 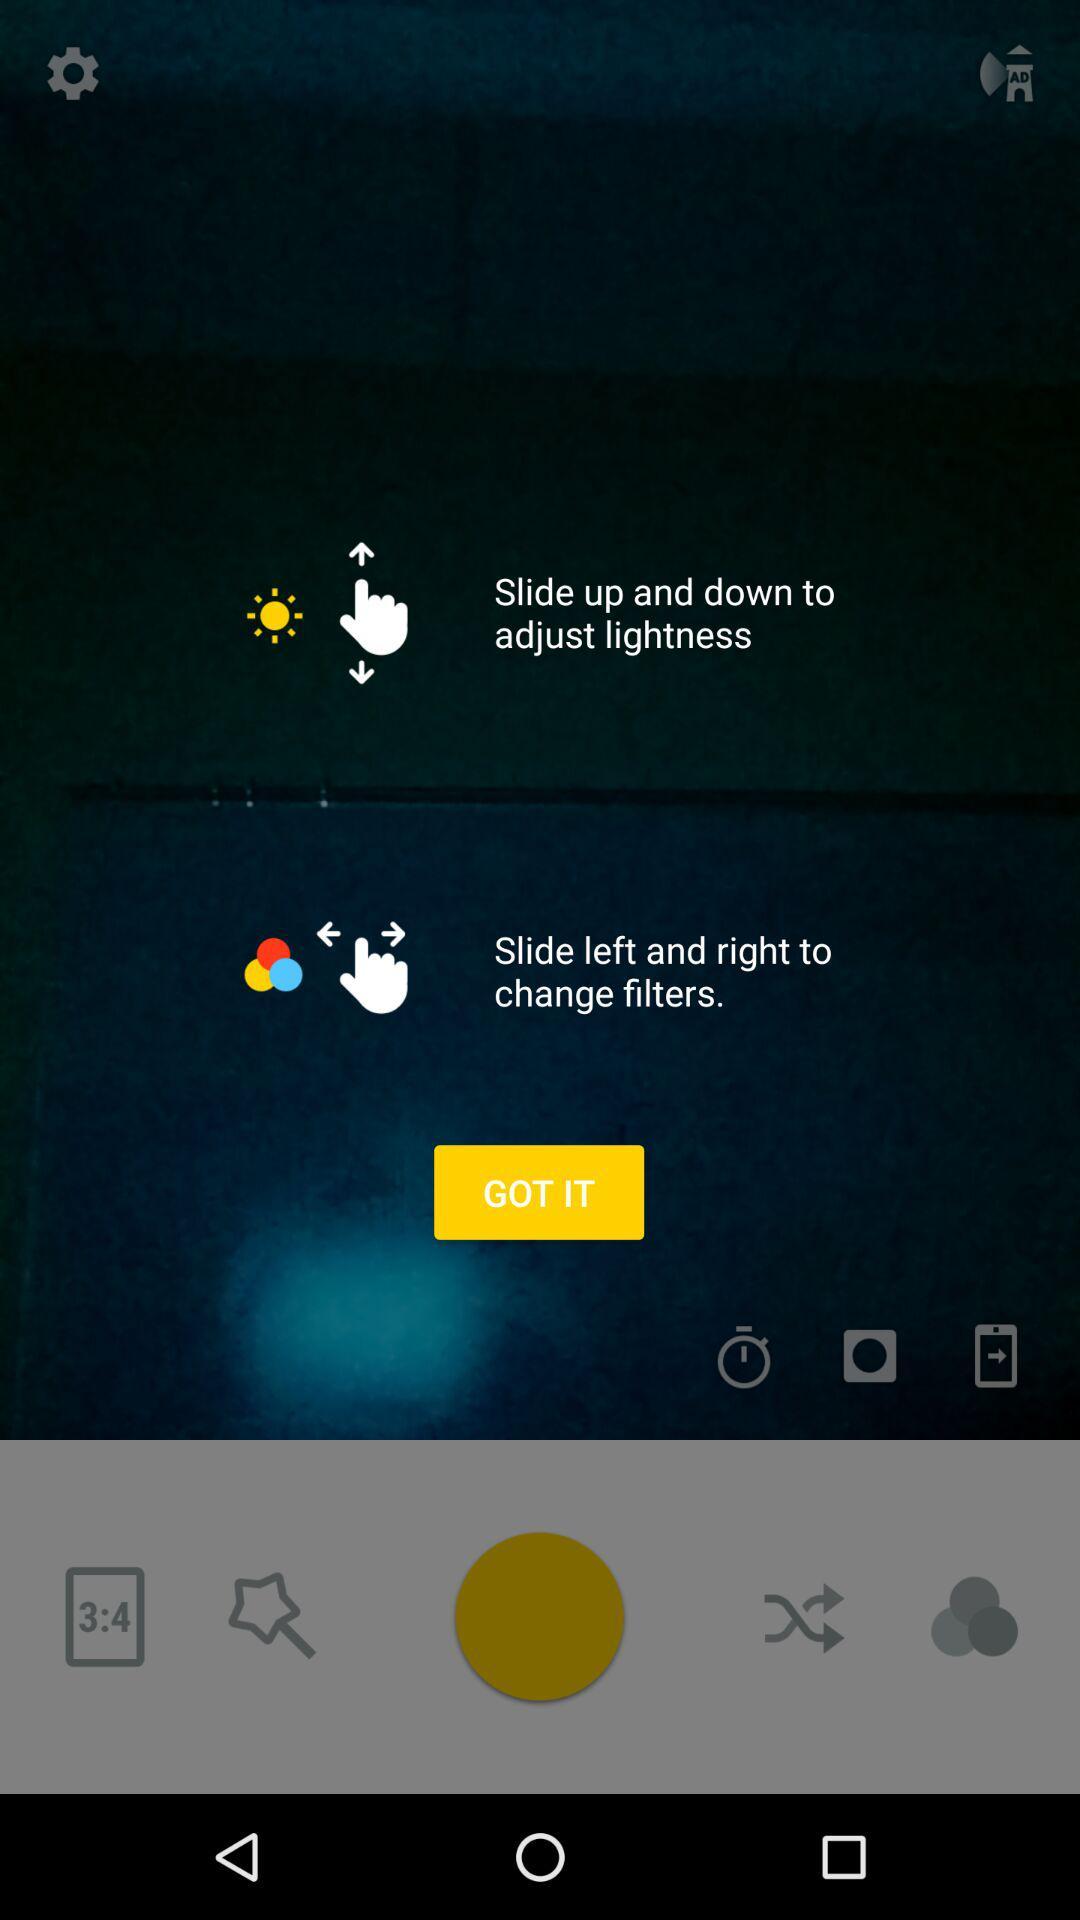 I want to click on button, so click(x=538, y=1616).